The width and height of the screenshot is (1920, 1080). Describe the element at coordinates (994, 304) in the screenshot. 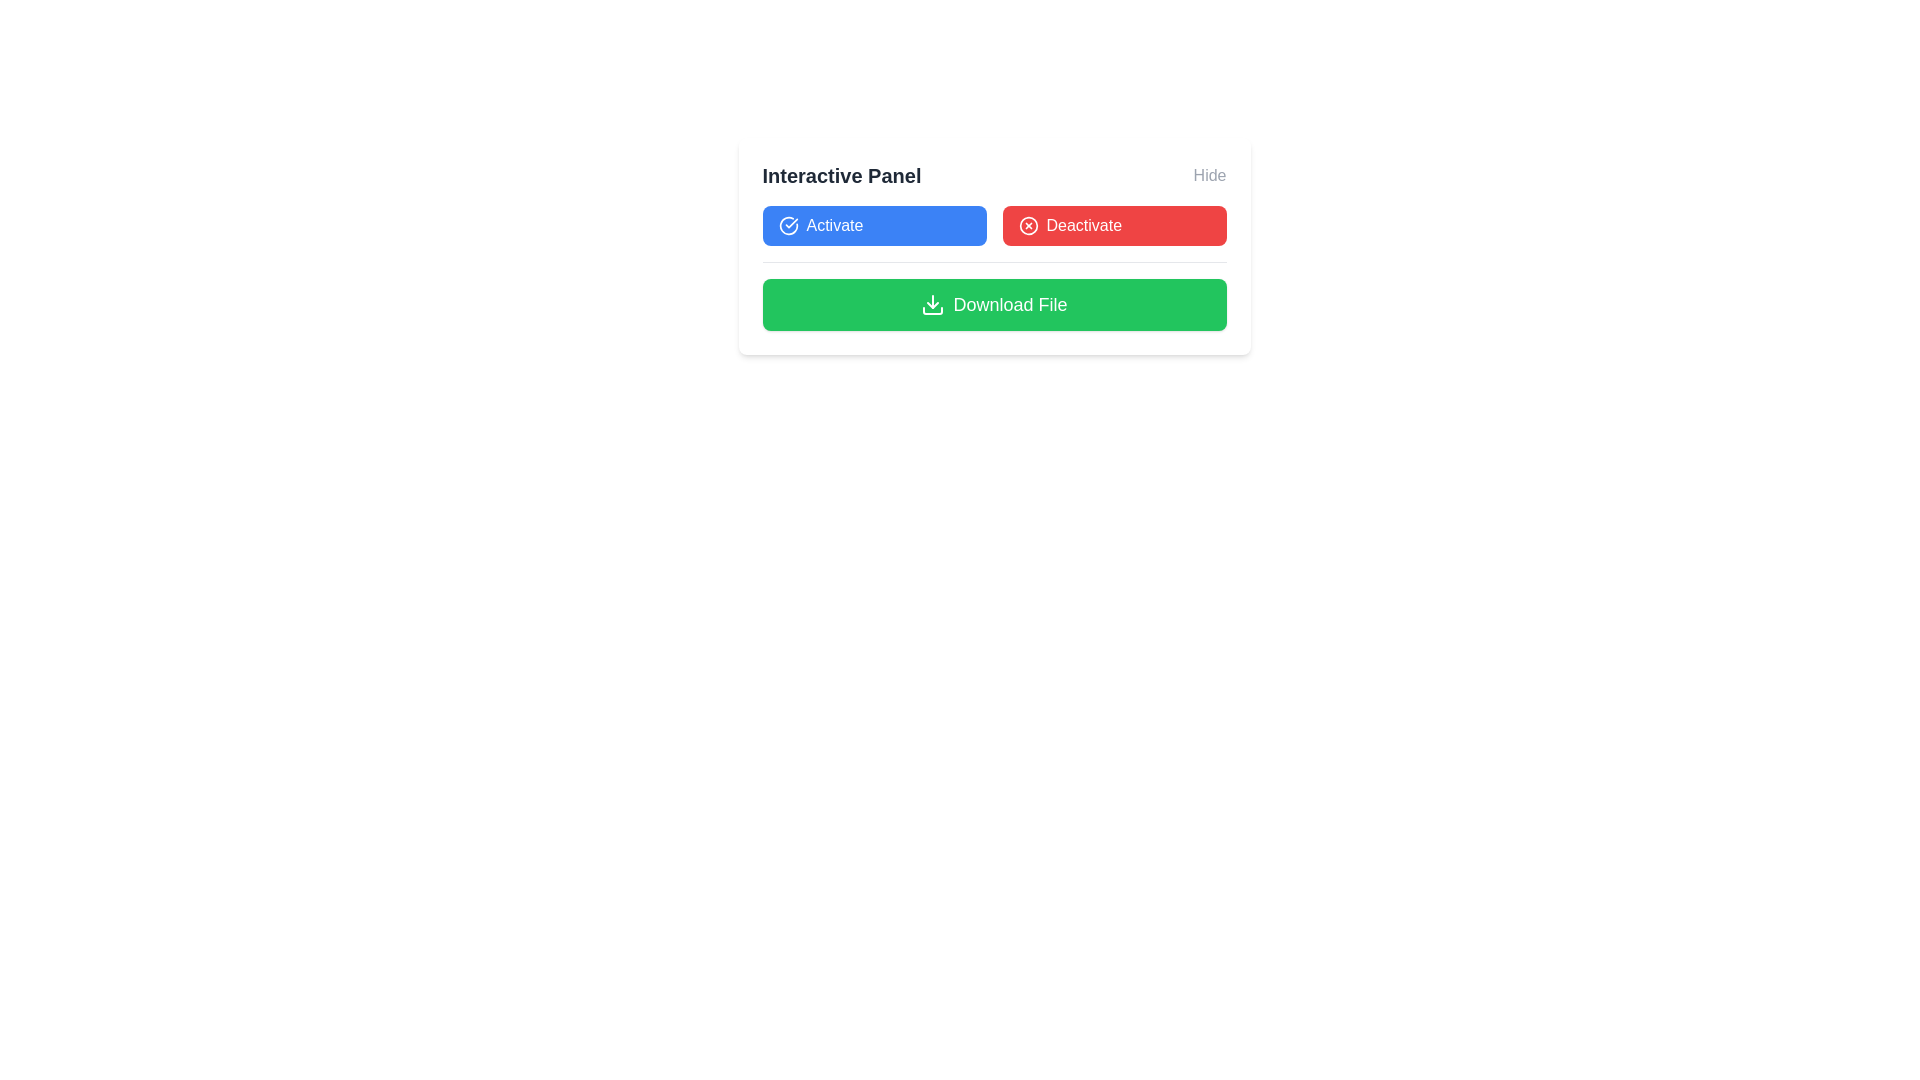

I see `the third button in the panel, which is designed for initiating file downloads, to trigger hover effects` at that location.